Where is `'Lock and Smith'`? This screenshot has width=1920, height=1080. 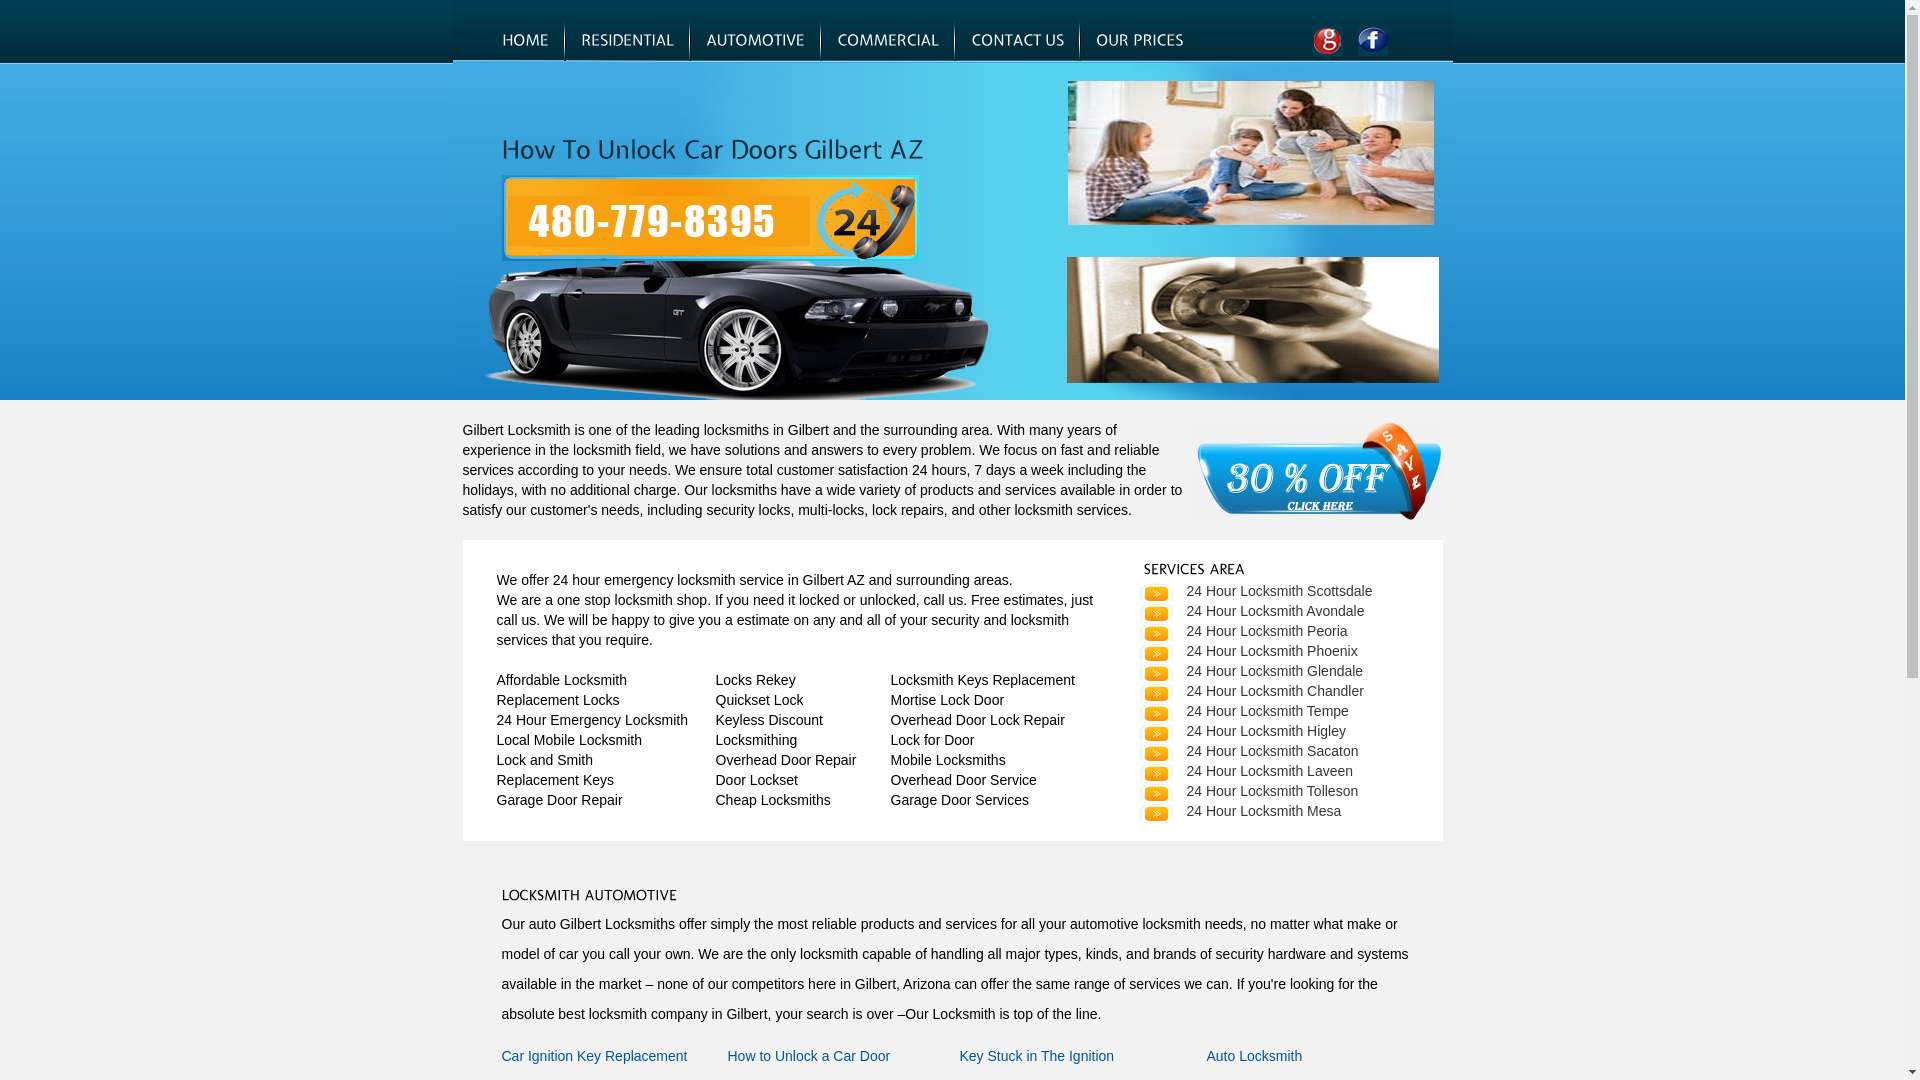
'Lock and Smith' is located at coordinates (544, 759).